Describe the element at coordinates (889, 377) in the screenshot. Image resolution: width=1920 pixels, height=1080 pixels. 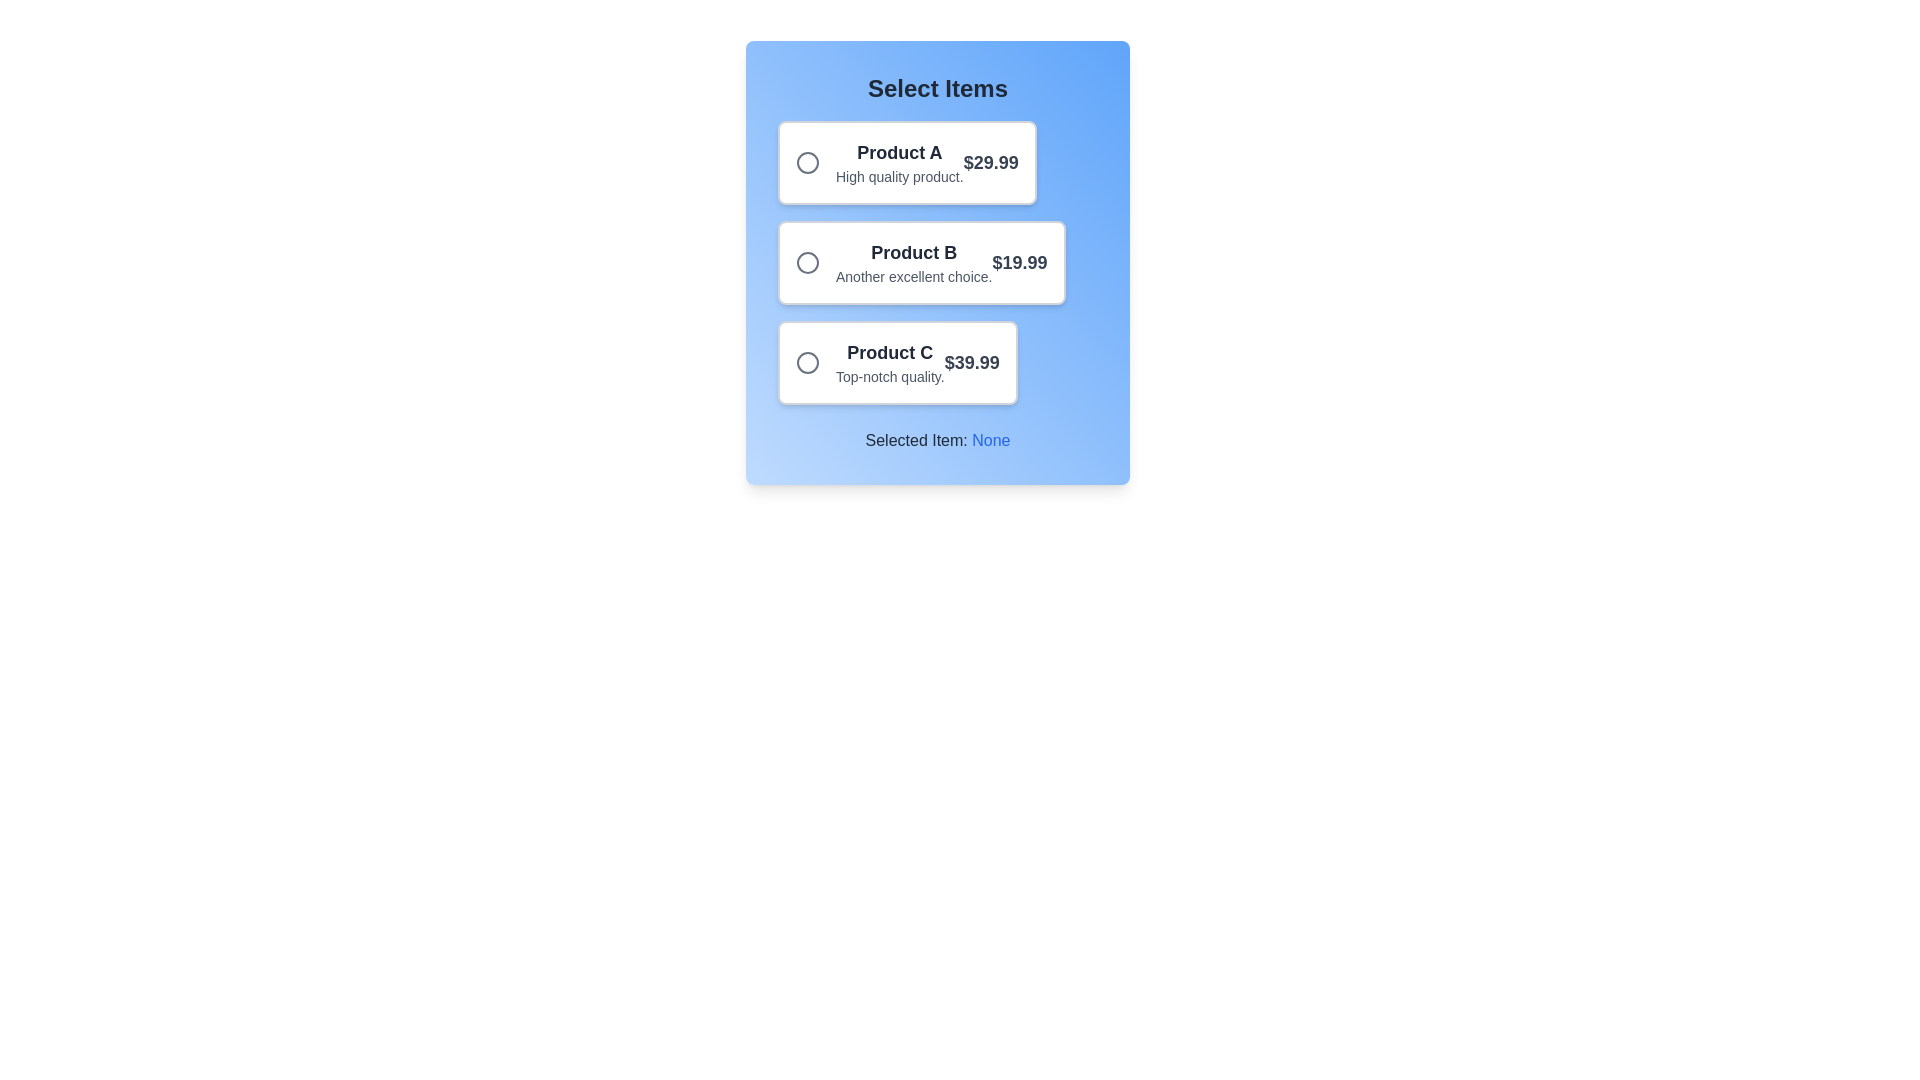
I see `the static text label reading 'Top-notch quality,' which is styled in muted gray and positioned below the heading 'Product C.'` at that location.